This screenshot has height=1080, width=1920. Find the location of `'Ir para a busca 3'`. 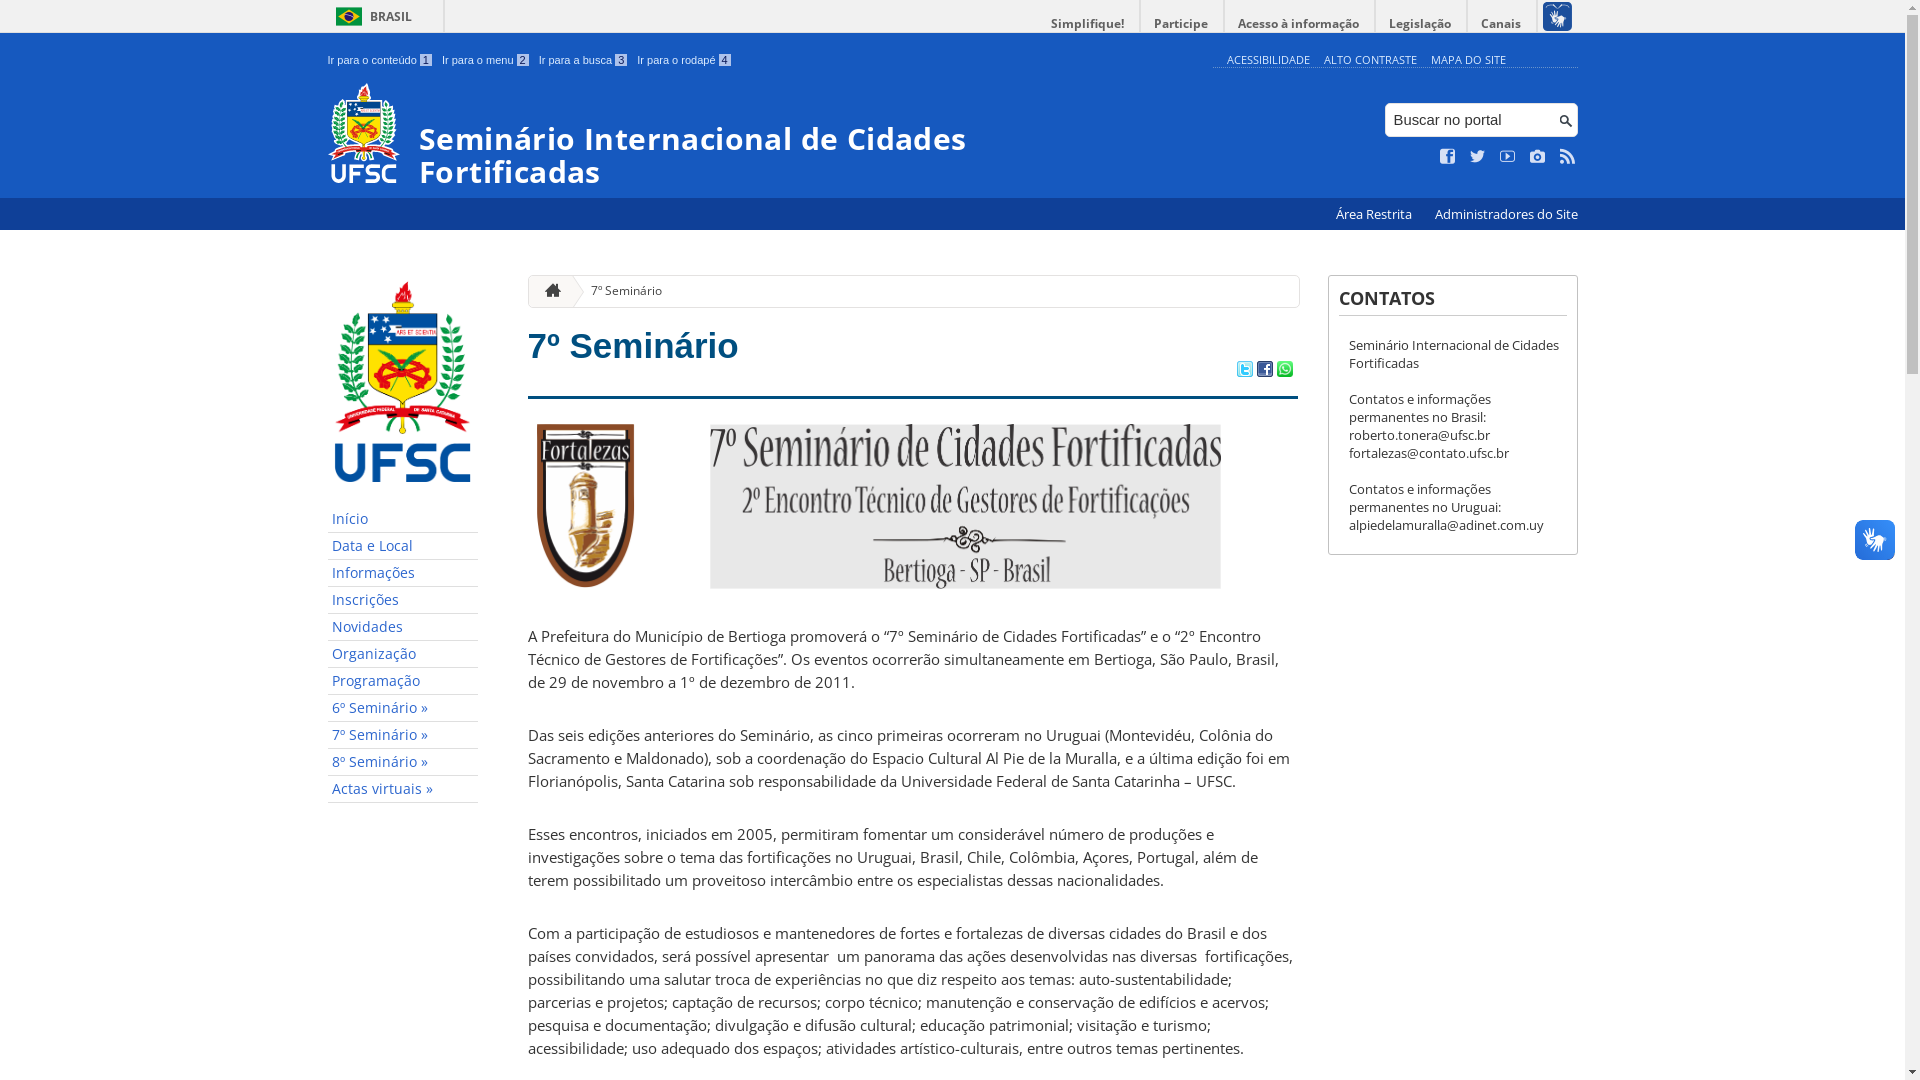

'Ir para a busca 3' is located at coordinates (582, 59).